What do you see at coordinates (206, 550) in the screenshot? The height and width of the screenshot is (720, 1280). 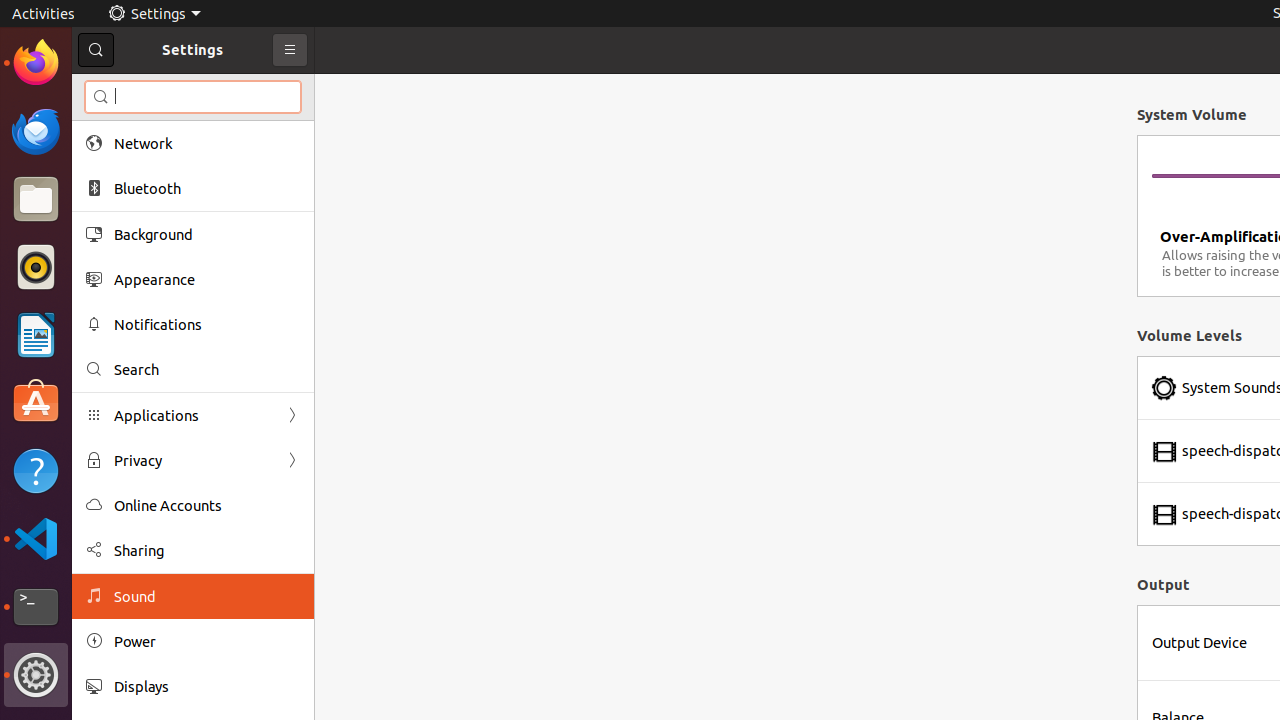 I see `'Sharing'` at bounding box center [206, 550].